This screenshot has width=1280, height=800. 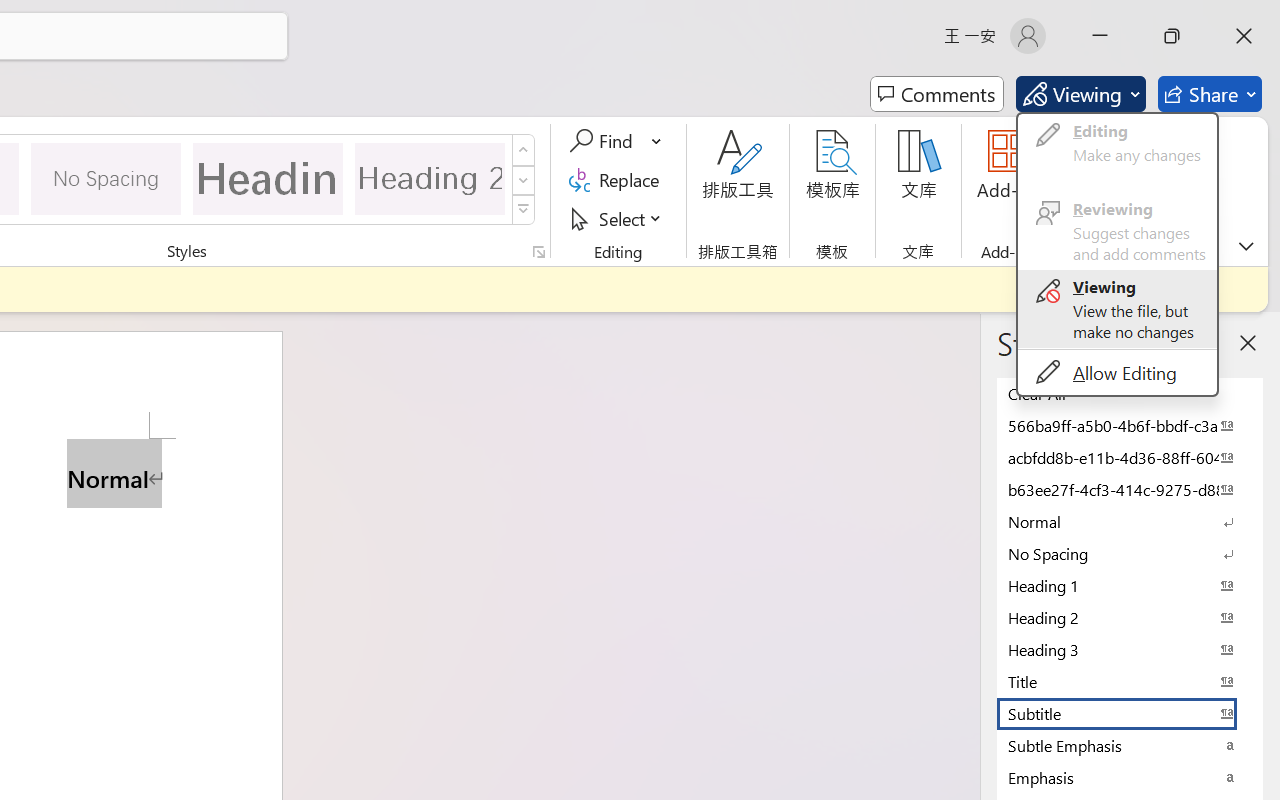 What do you see at coordinates (616, 179) in the screenshot?
I see `'Replace...'` at bounding box center [616, 179].